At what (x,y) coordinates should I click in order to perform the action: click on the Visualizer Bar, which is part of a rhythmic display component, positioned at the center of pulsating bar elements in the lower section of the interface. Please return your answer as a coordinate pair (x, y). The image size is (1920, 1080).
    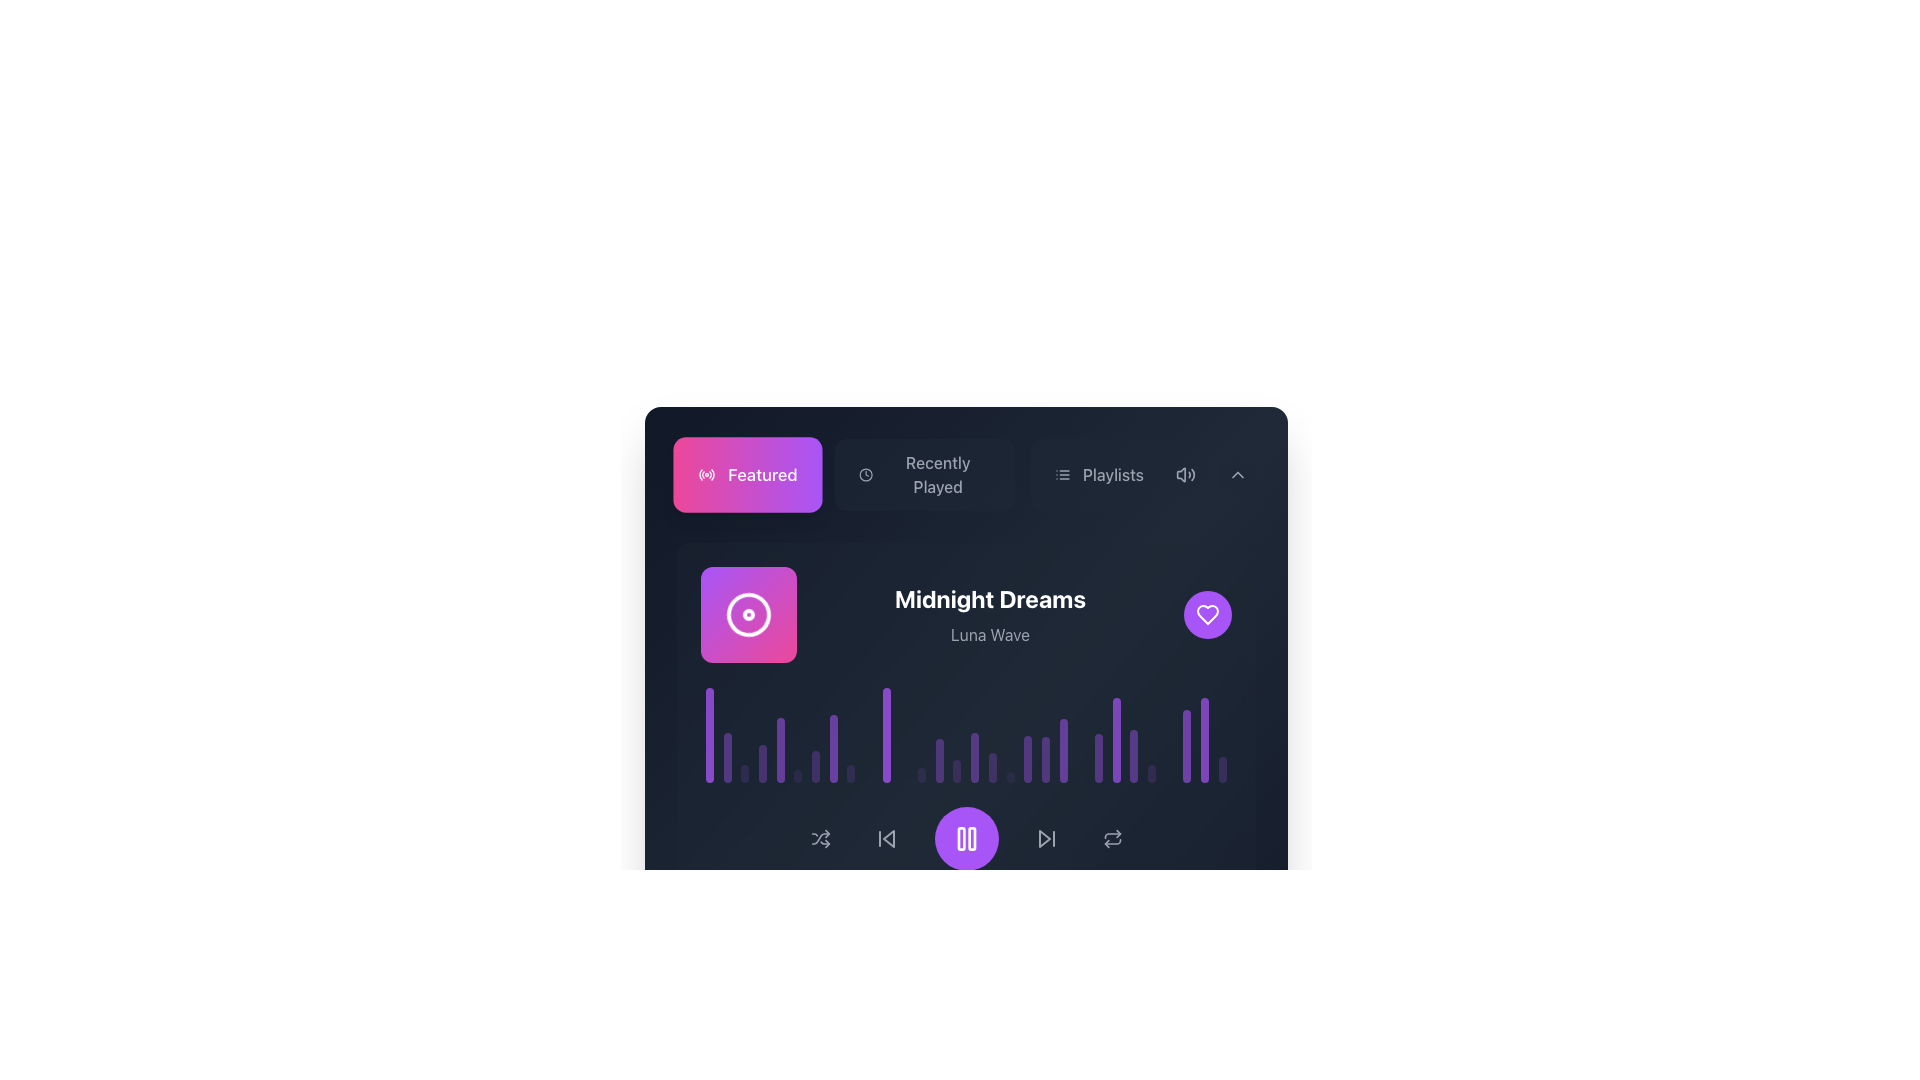
    Looking at the image, I should click on (956, 770).